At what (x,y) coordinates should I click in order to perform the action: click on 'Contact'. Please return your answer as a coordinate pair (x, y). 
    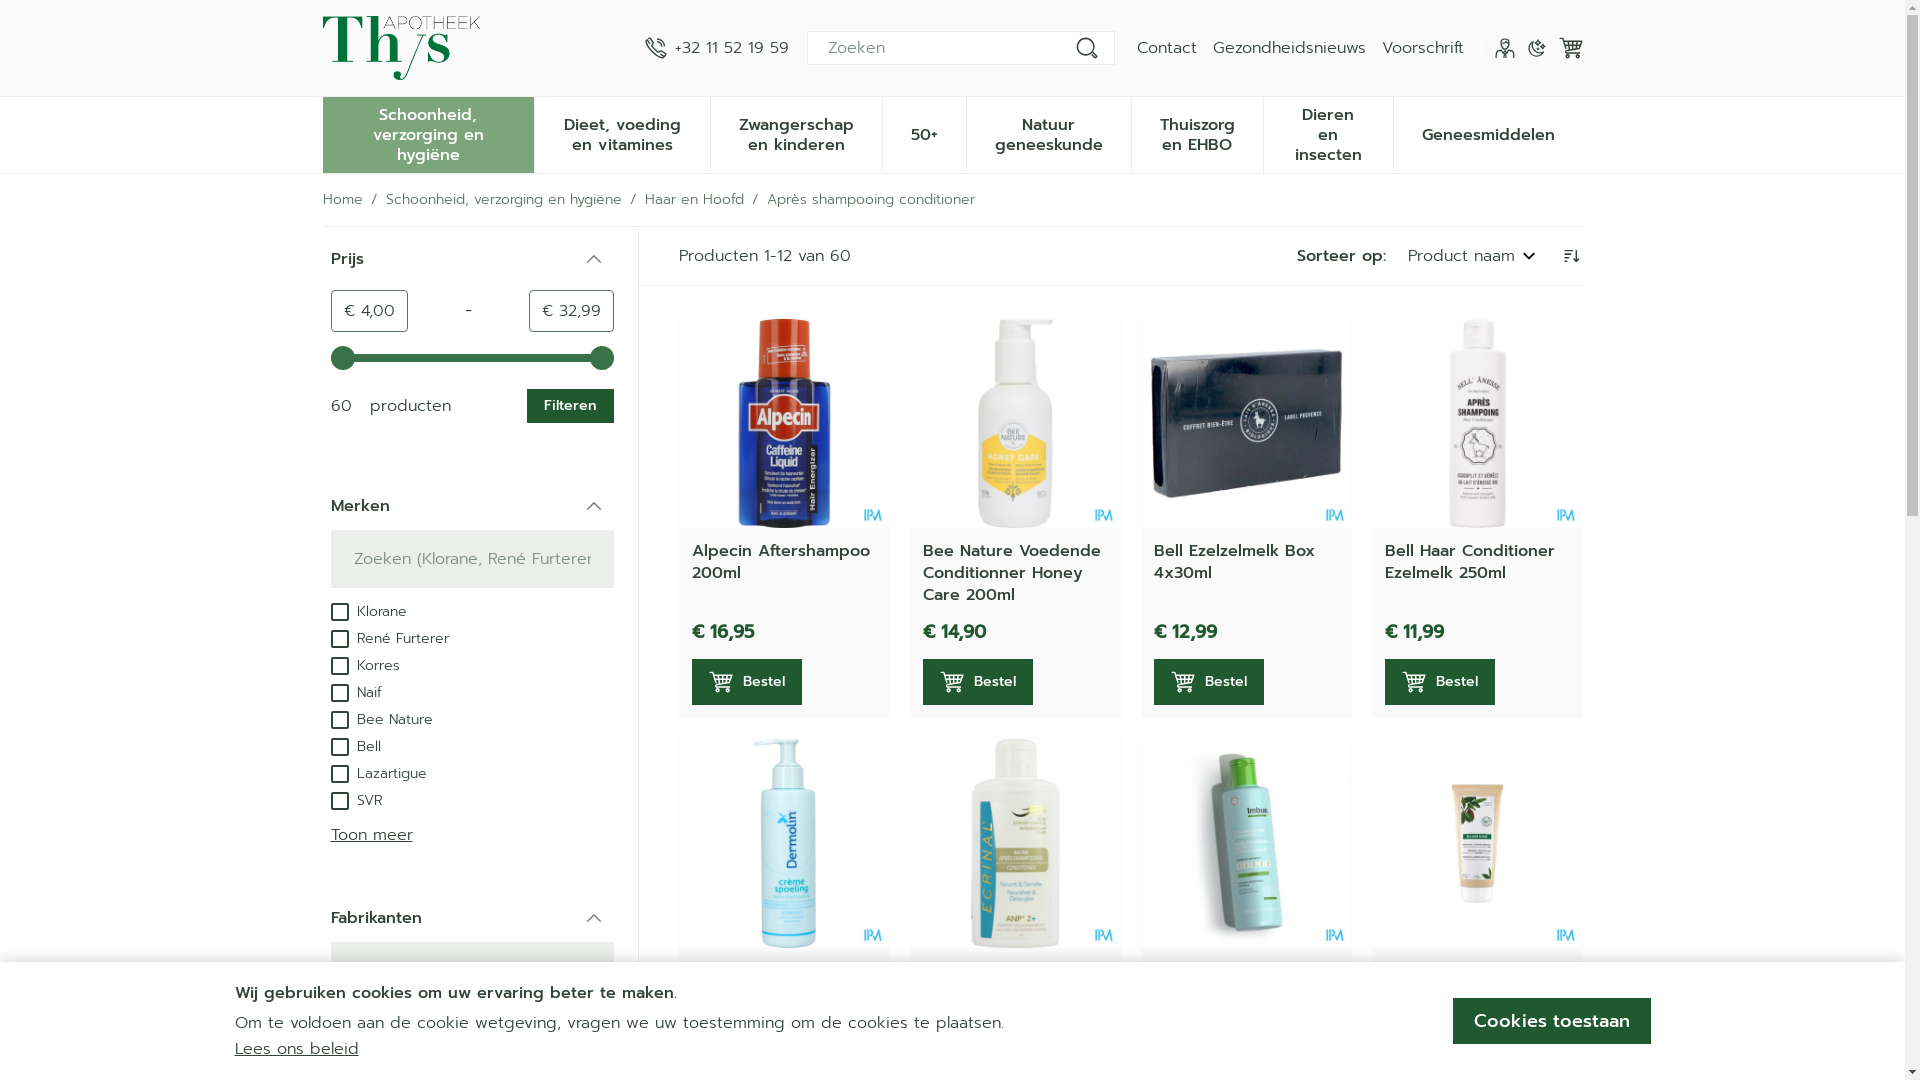
    Looking at the image, I should click on (1136, 46).